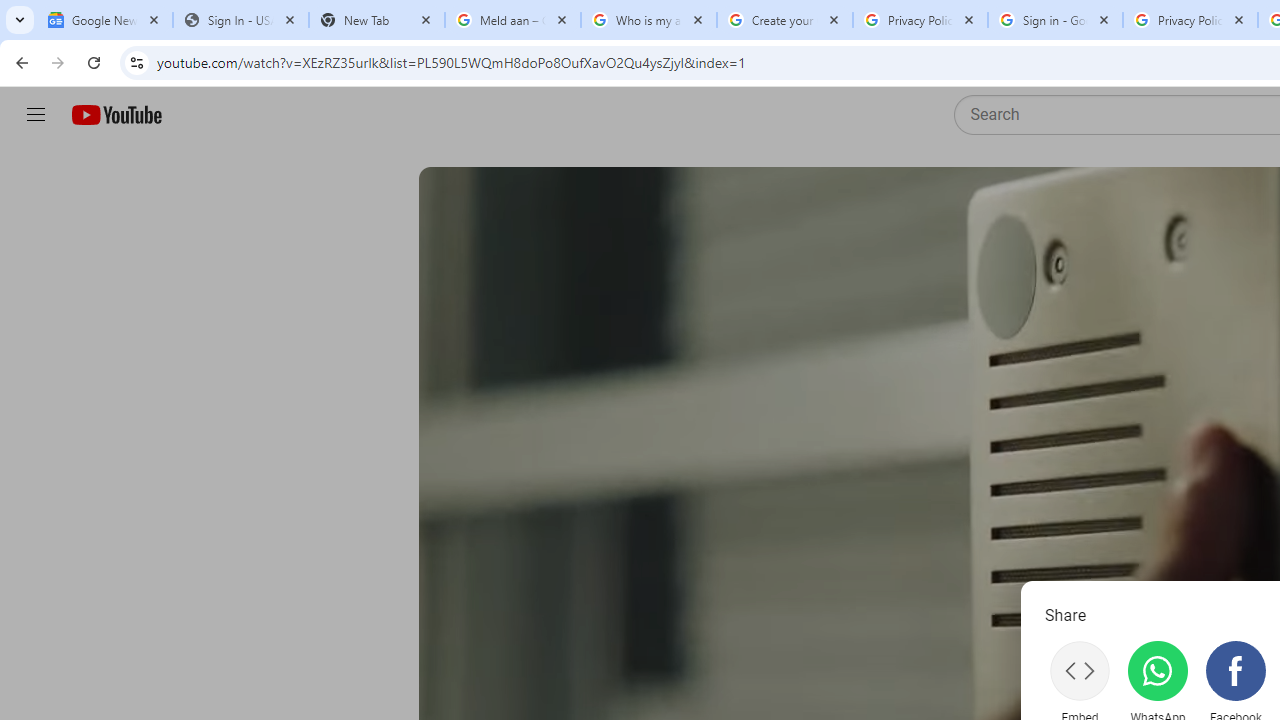 This screenshot has height=720, width=1280. Describe the element at coordinates (648, 20) in the screenshot. I see `'Who is my administrator? - Google Account Help'` at that location.